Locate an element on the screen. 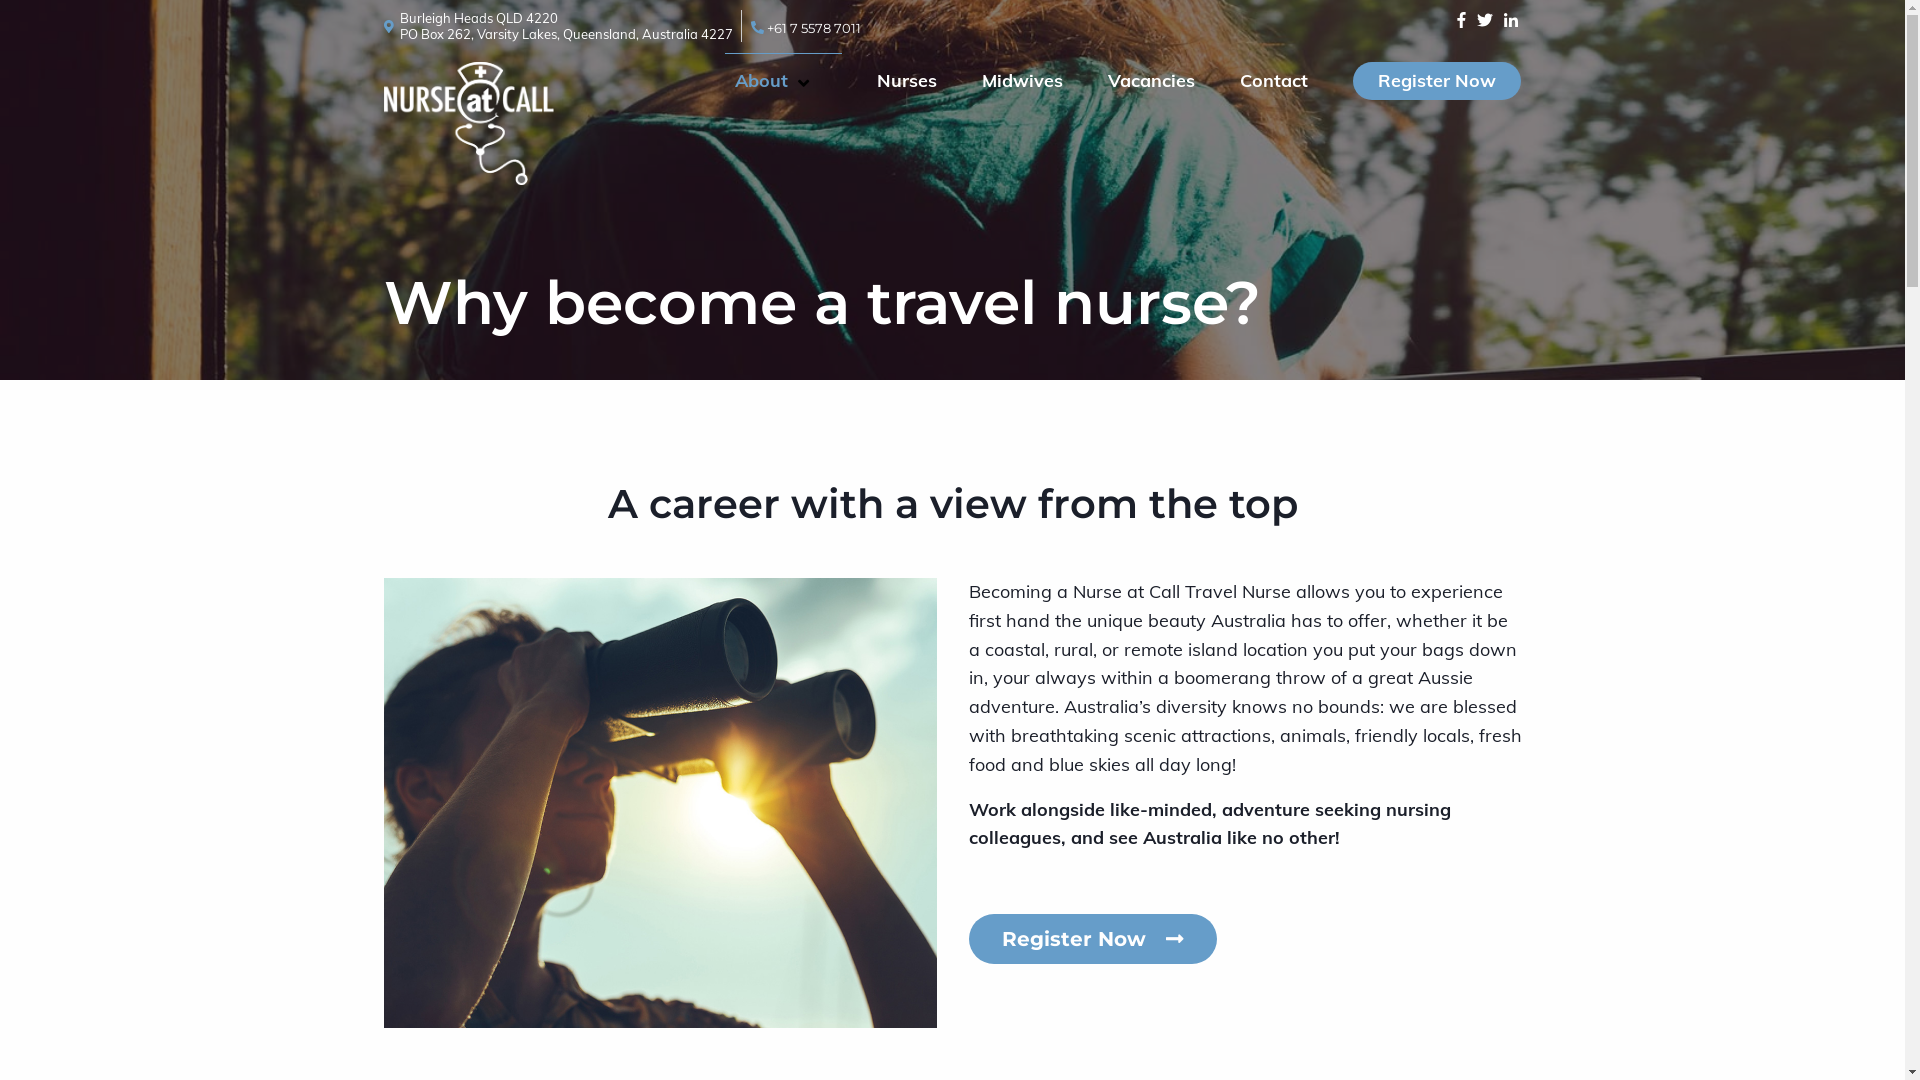 The image size is (1920, 1080). '+61 7 5578 7011' is located at coordinates (806, 27).